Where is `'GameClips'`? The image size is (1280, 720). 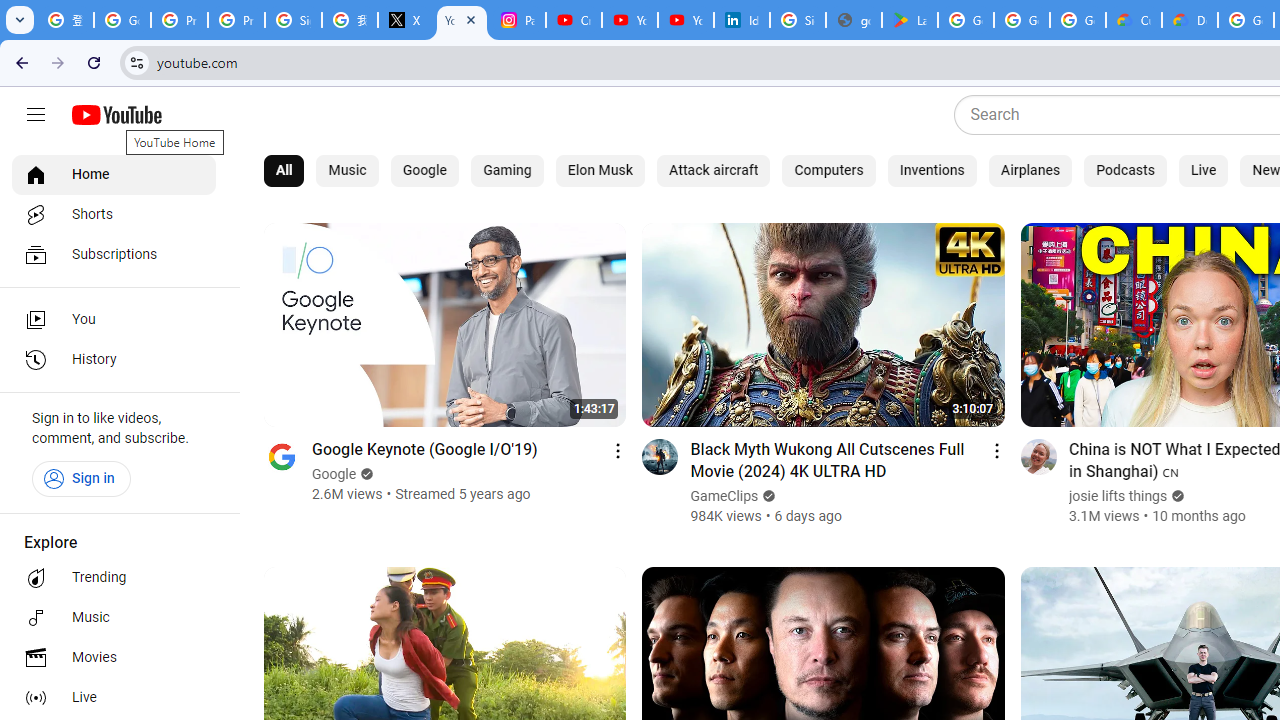
'GameClips' is located at coordinates (724, 495).